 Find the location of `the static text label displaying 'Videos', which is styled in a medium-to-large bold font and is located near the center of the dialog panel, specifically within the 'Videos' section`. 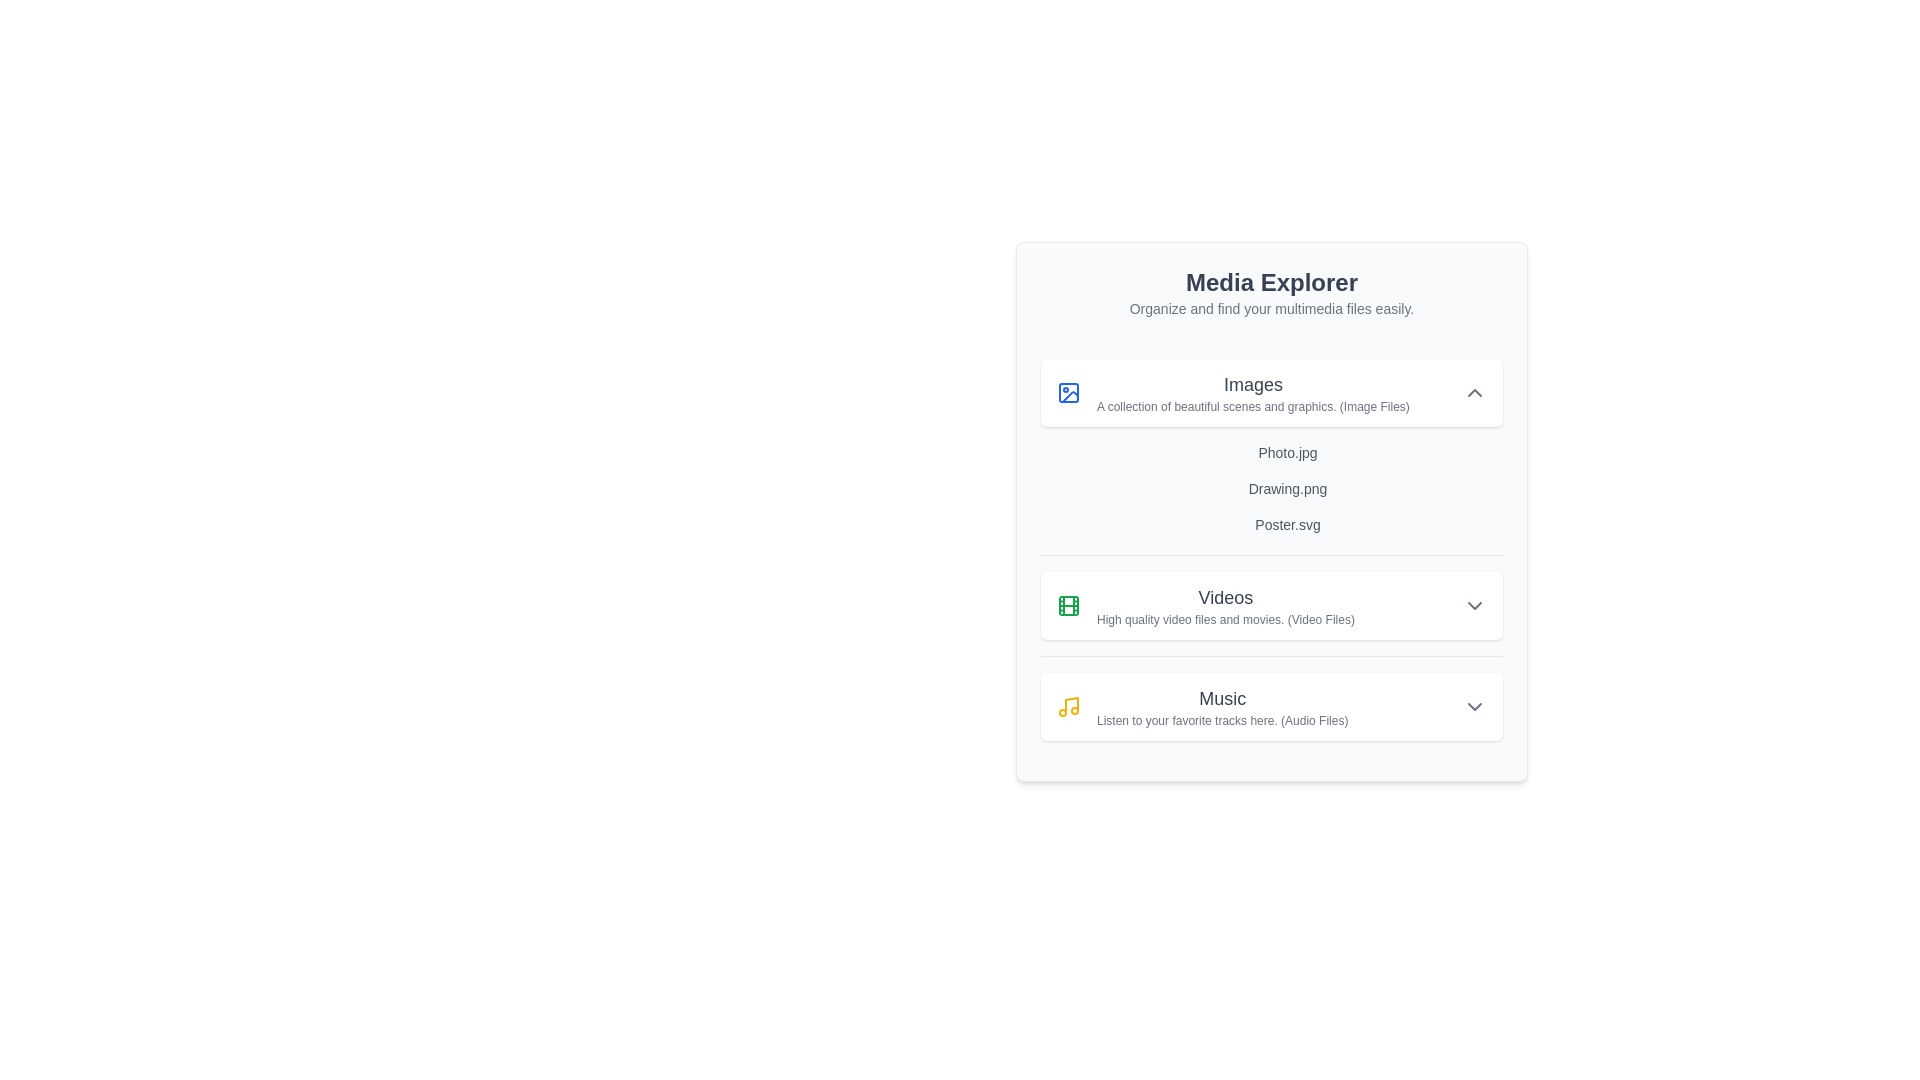

the static text label displaying 'Videos', which is styled in a medium-to-large bold font and is located near the center of the dialog panel, specifically within the 'Videos' section is located at coordinates (1224, 596).